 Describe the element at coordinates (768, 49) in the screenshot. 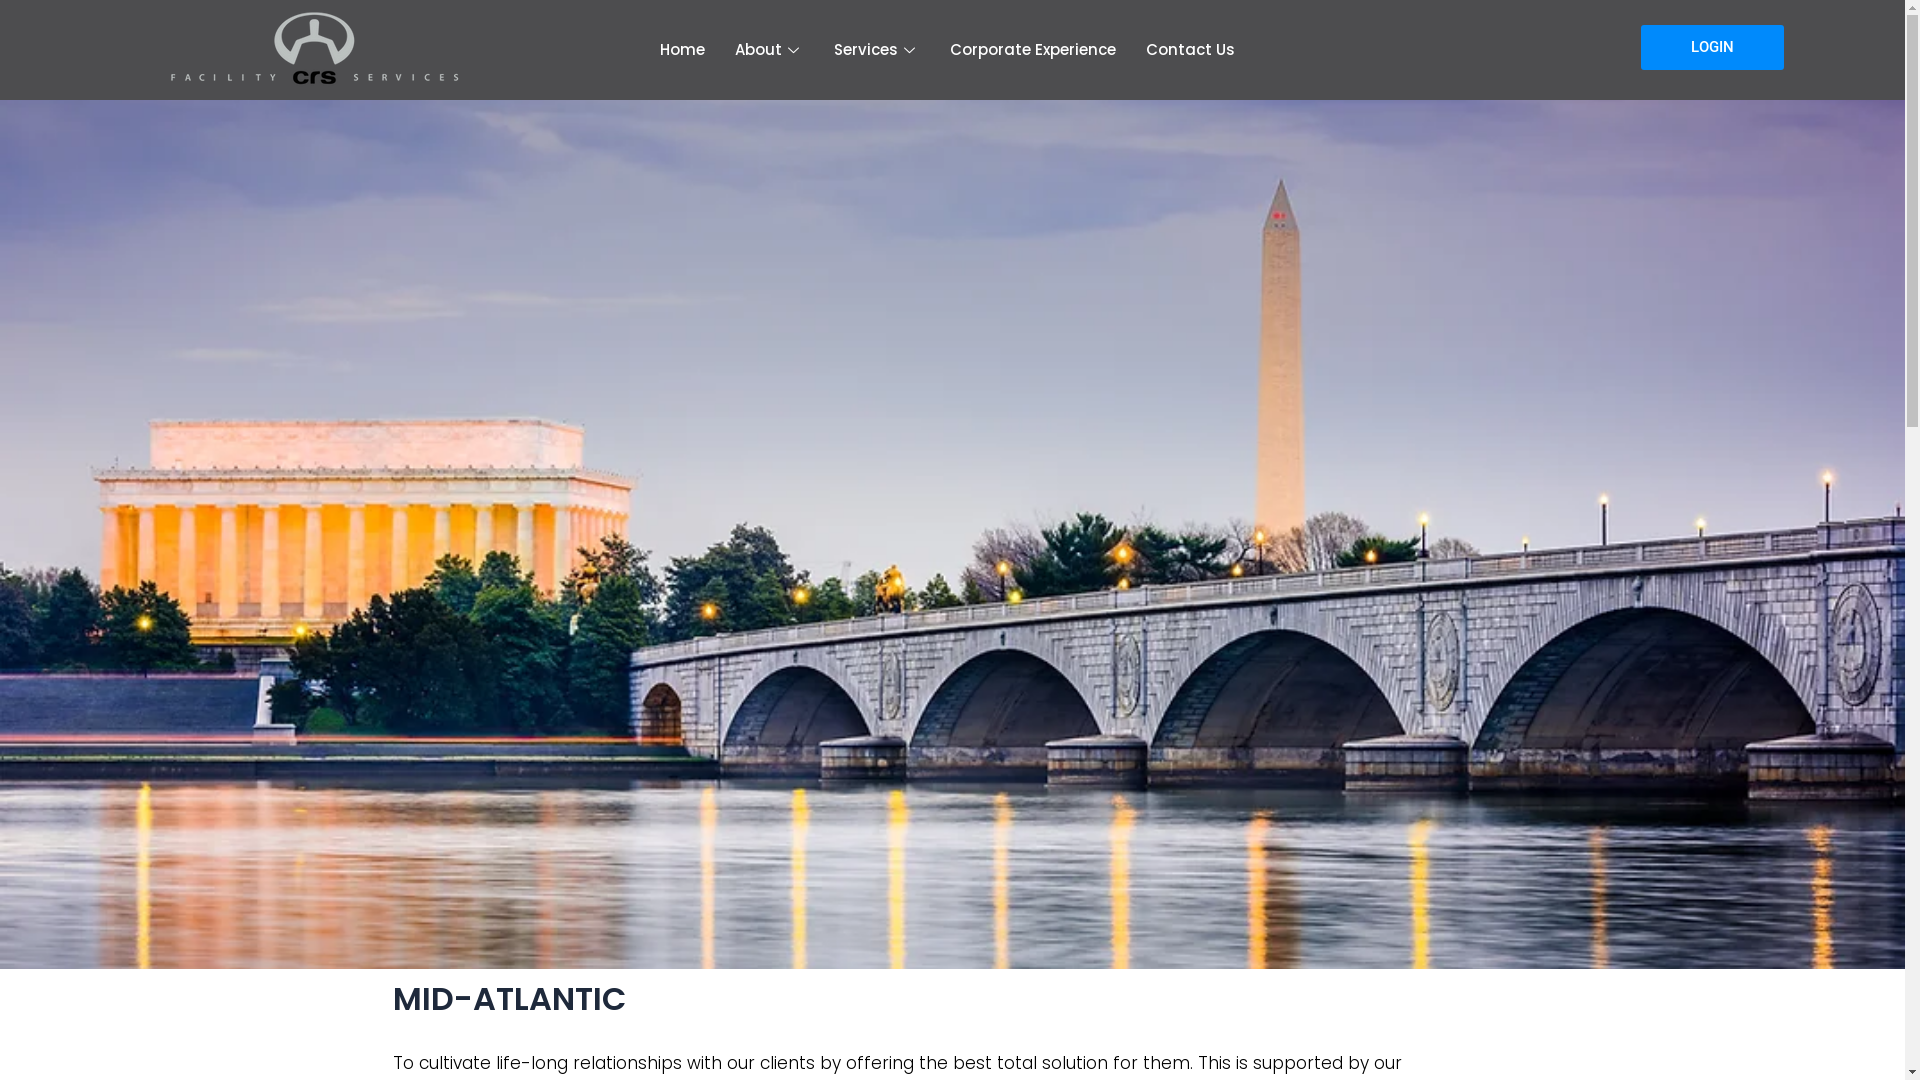

I see `'About'` at that location.